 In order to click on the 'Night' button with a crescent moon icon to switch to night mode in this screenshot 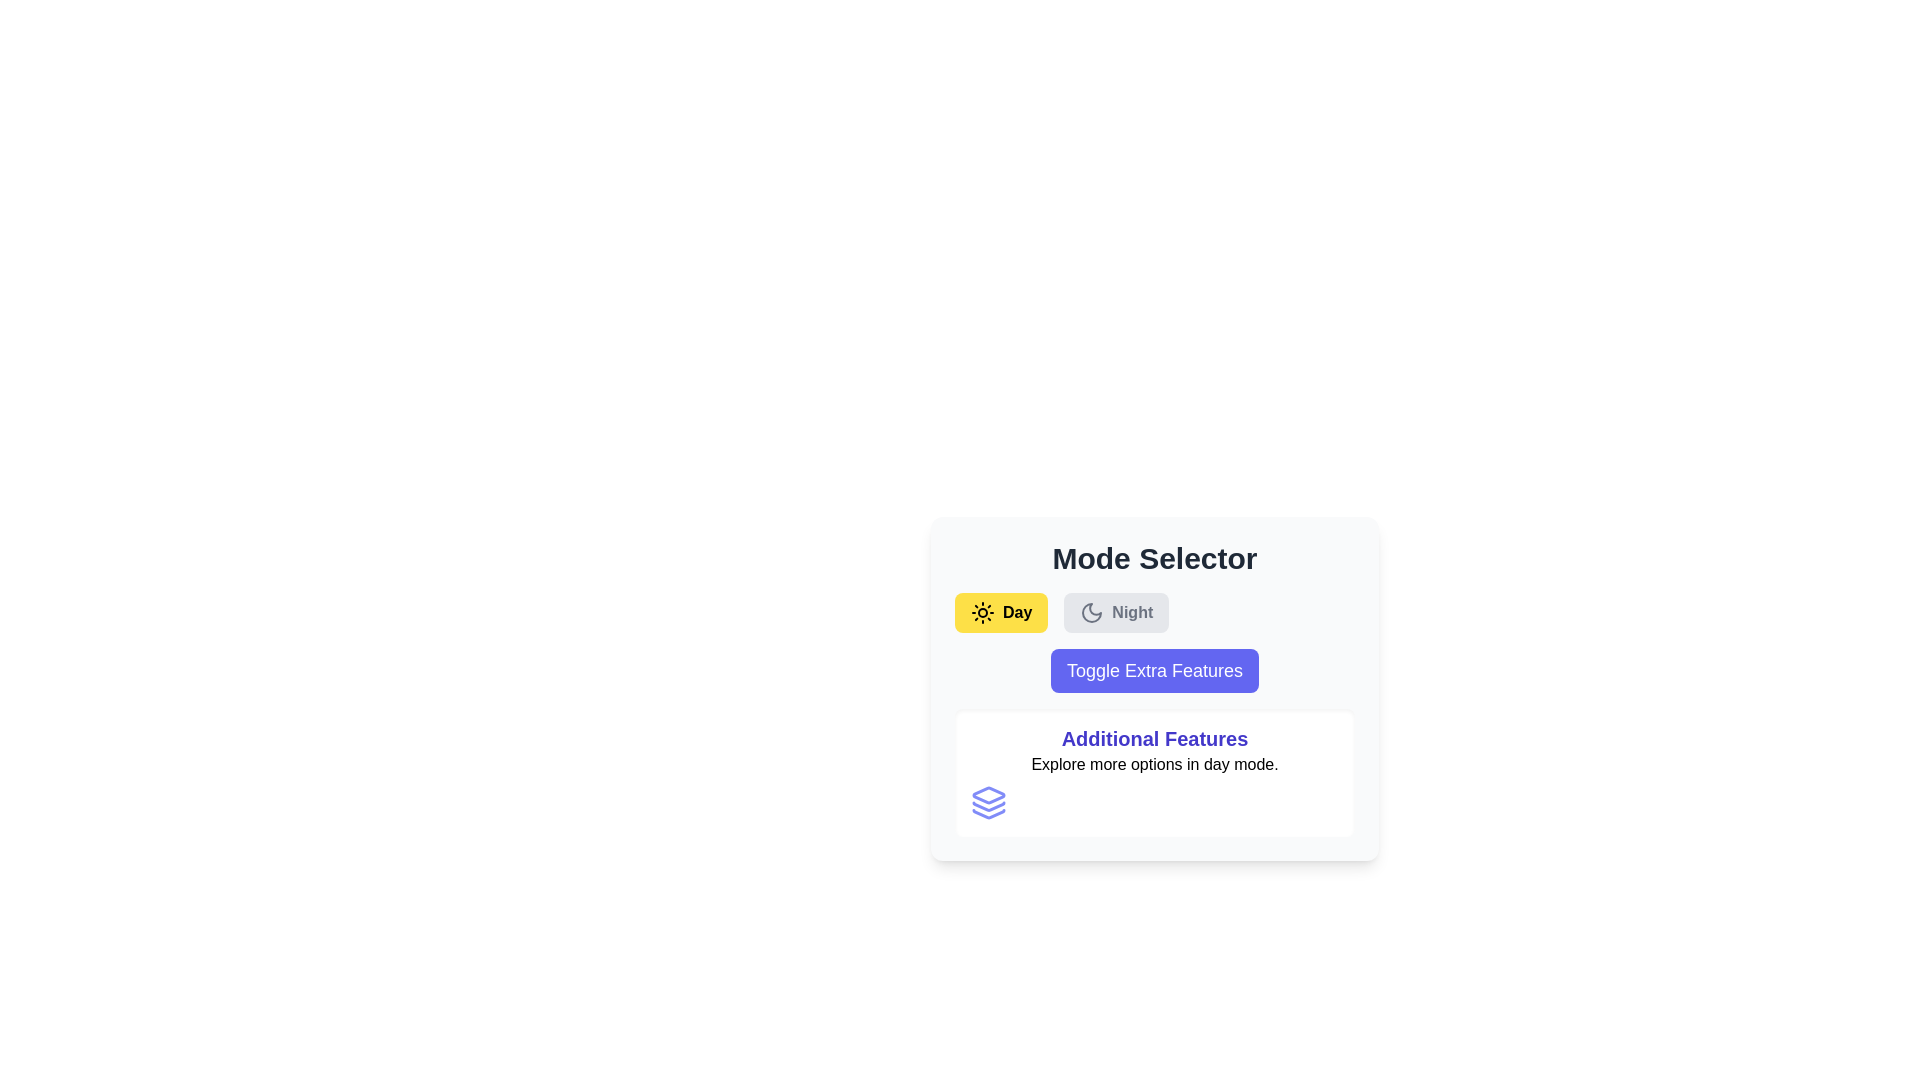, I will do `click(1115, 612)`.